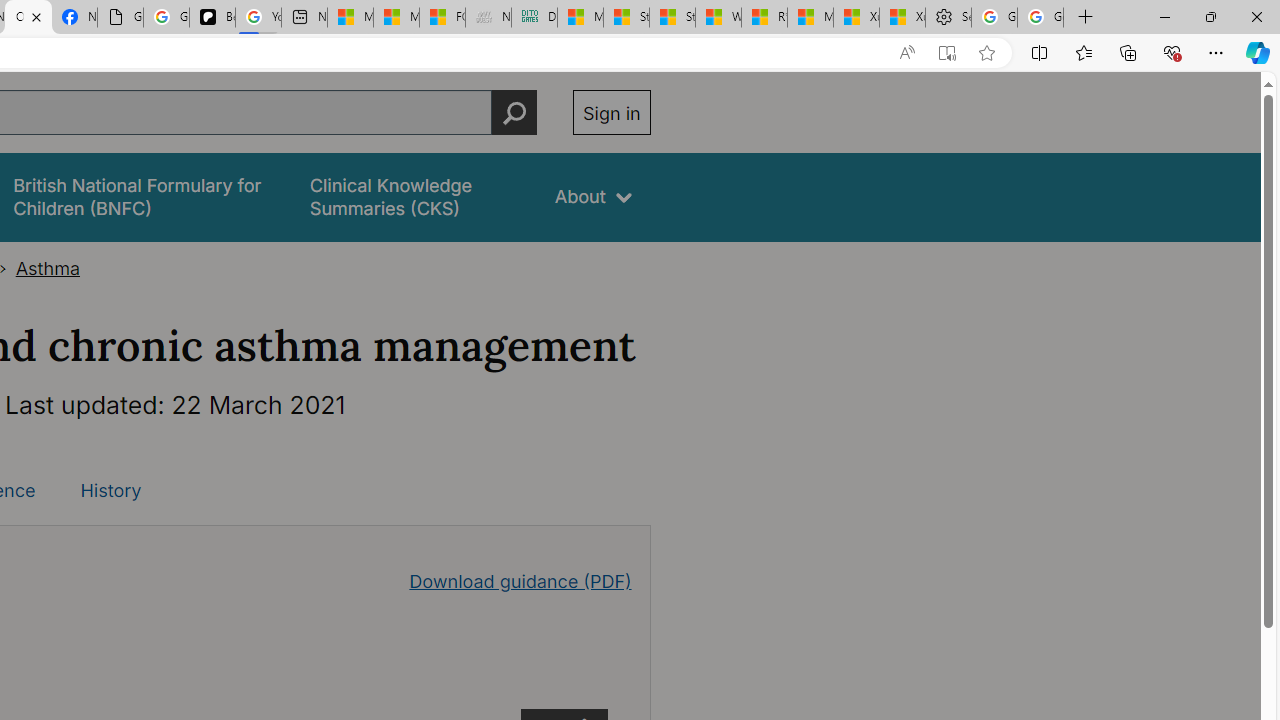 This screenshot has height=720, width=1280. I want to click on 'Perform search', so click(514, 112).